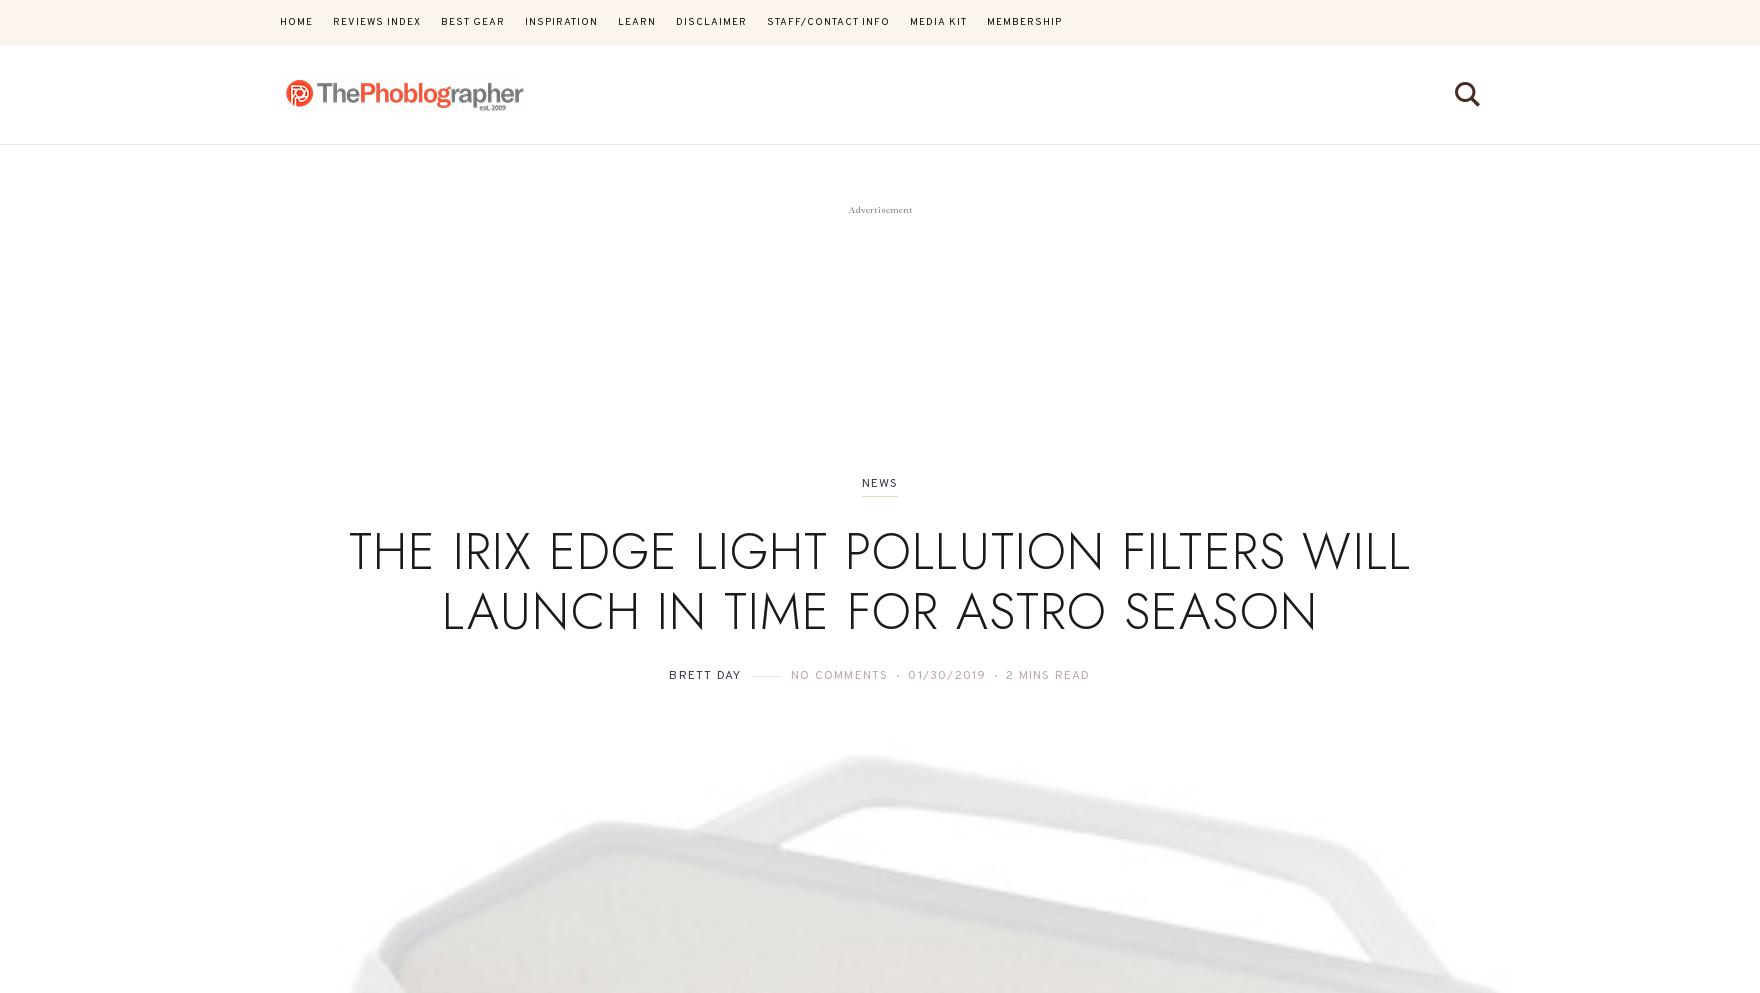 The width and height of the screenshot is (1760, 993). What do you see at coordinates (838, 676) in the screenshot?
I see `'No Comments'` at bounding box center [838, 676].